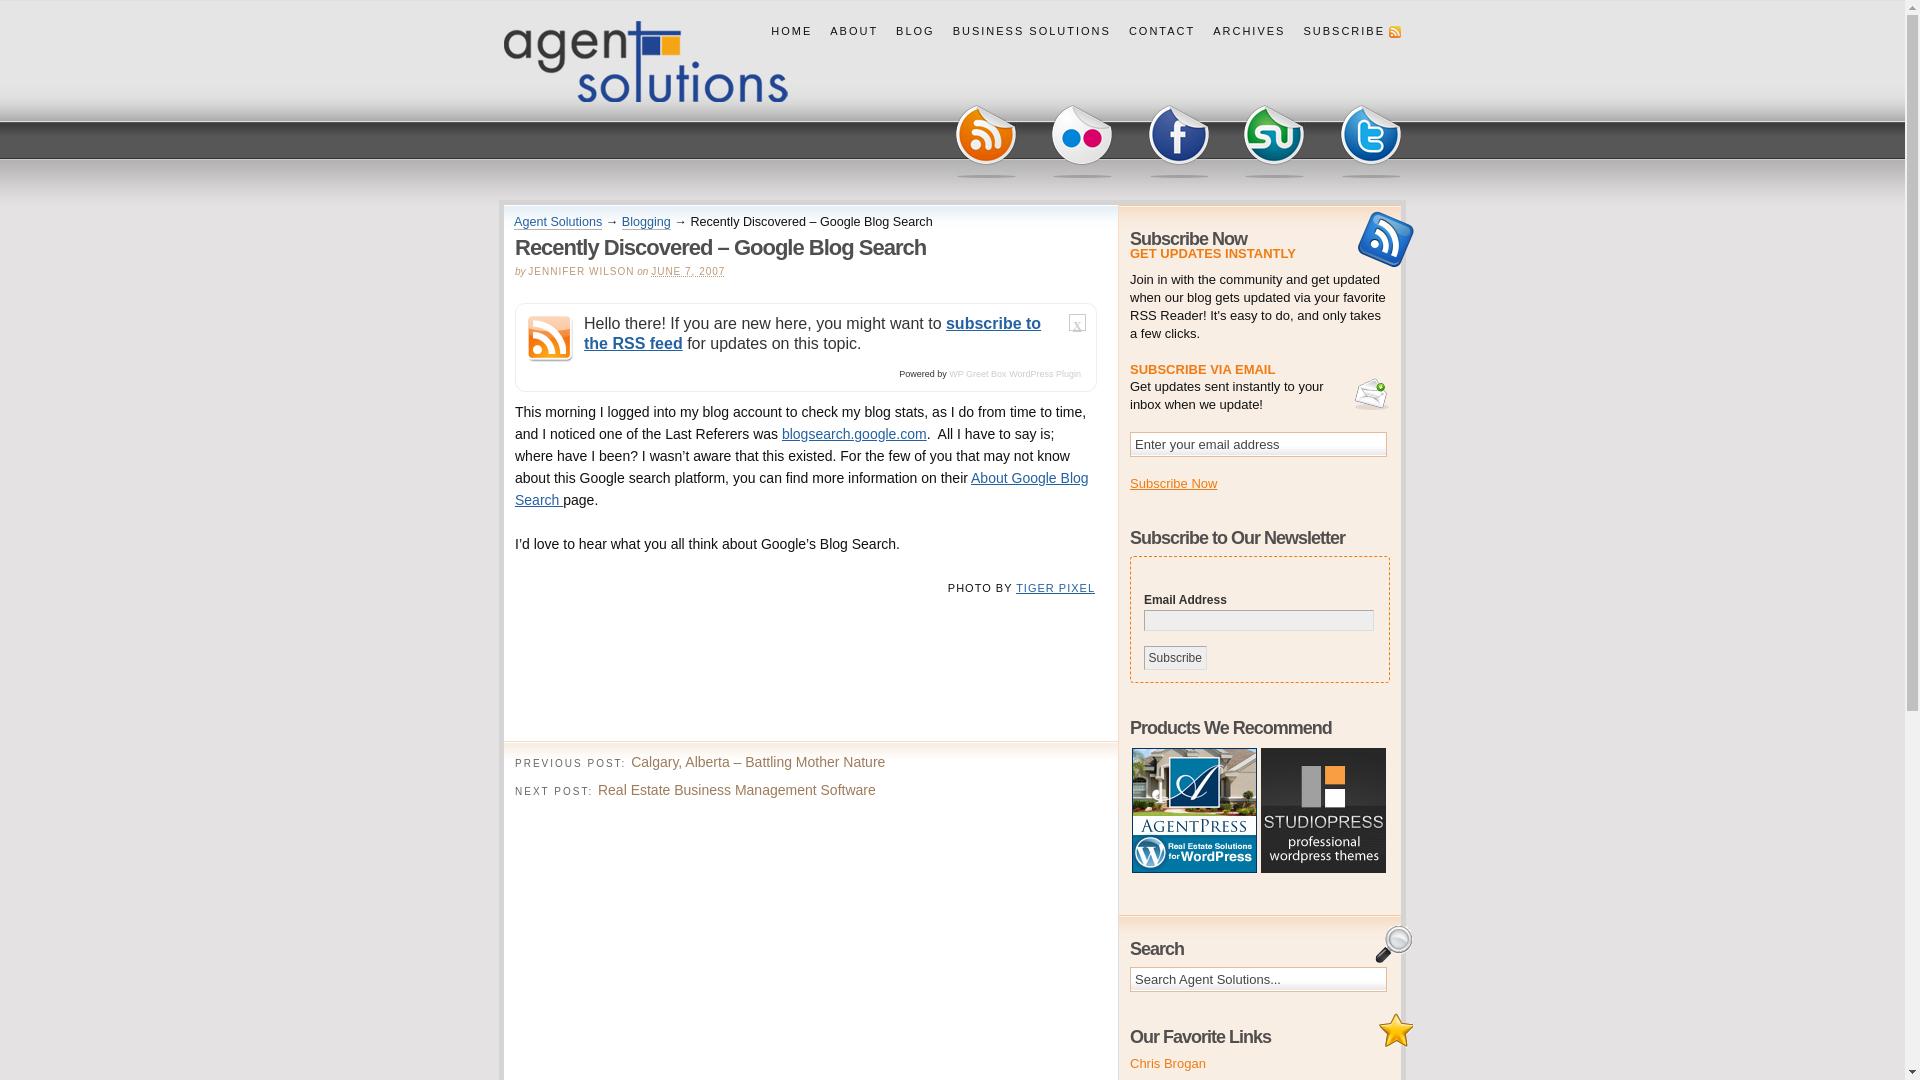 Image resolution: width=1920 pixels, height=1080 pixels. What do you see at coordinates (1118, 31) in the screenshot?
I see `'CONTACT'` at bounding box center [1118, 31].